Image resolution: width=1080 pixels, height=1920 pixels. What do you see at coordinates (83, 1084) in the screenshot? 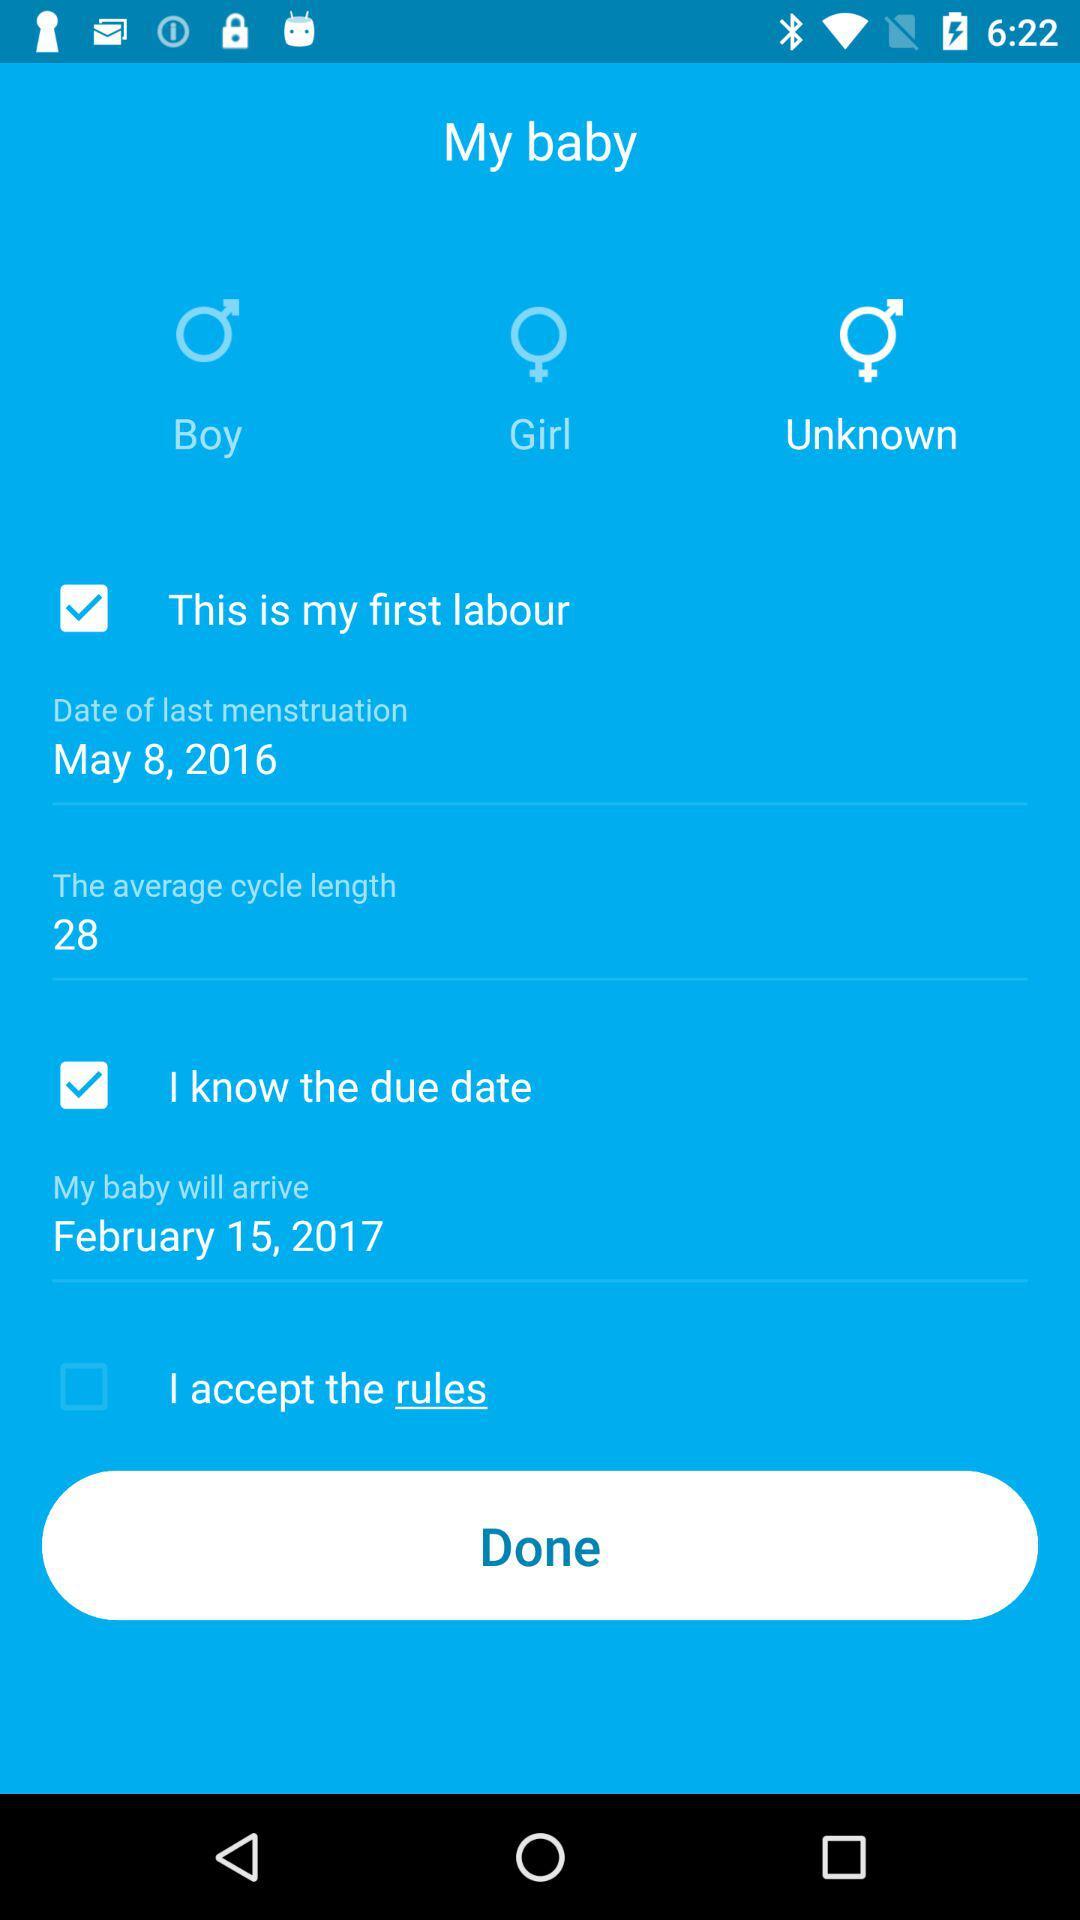
I see `disable` at bounding box center [83, 1084].